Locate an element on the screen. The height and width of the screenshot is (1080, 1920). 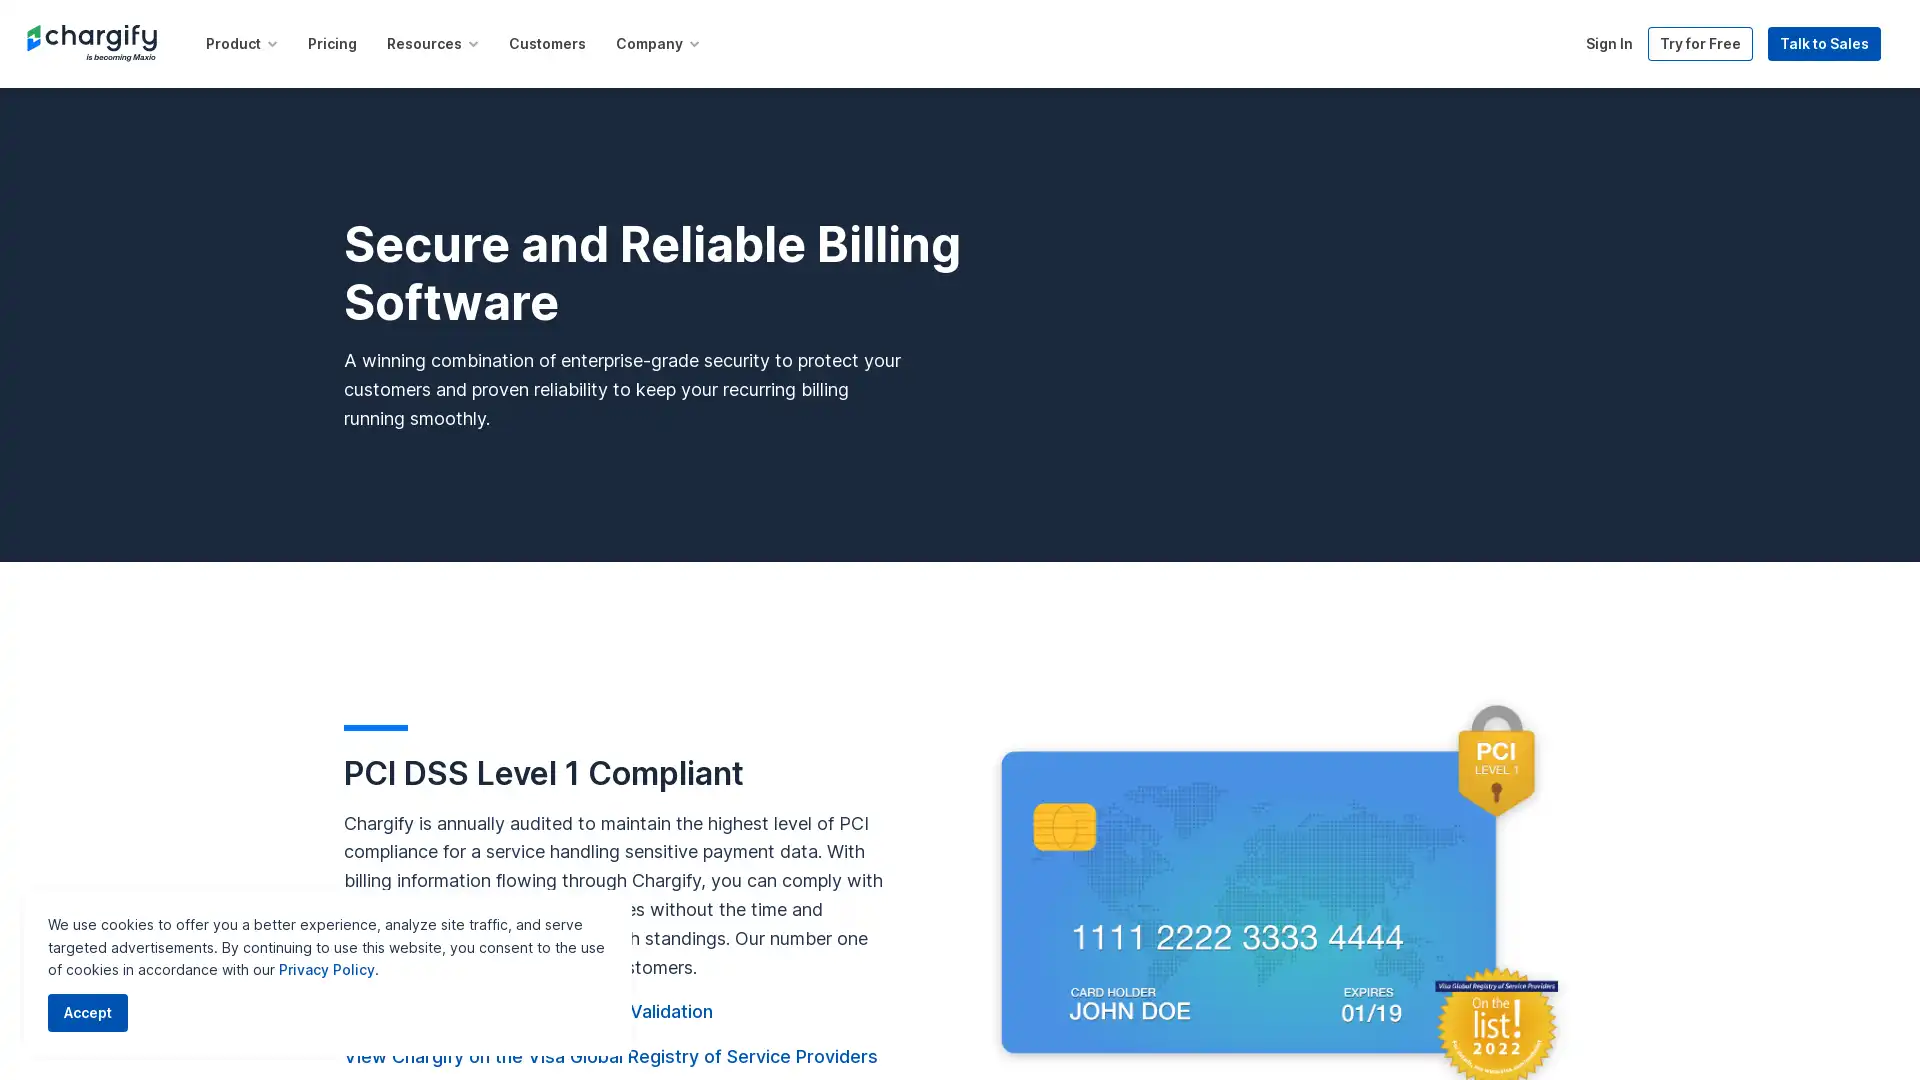
Chargify and SaaSOptics are becoming Maxio. is located at coordinates (890, 25).